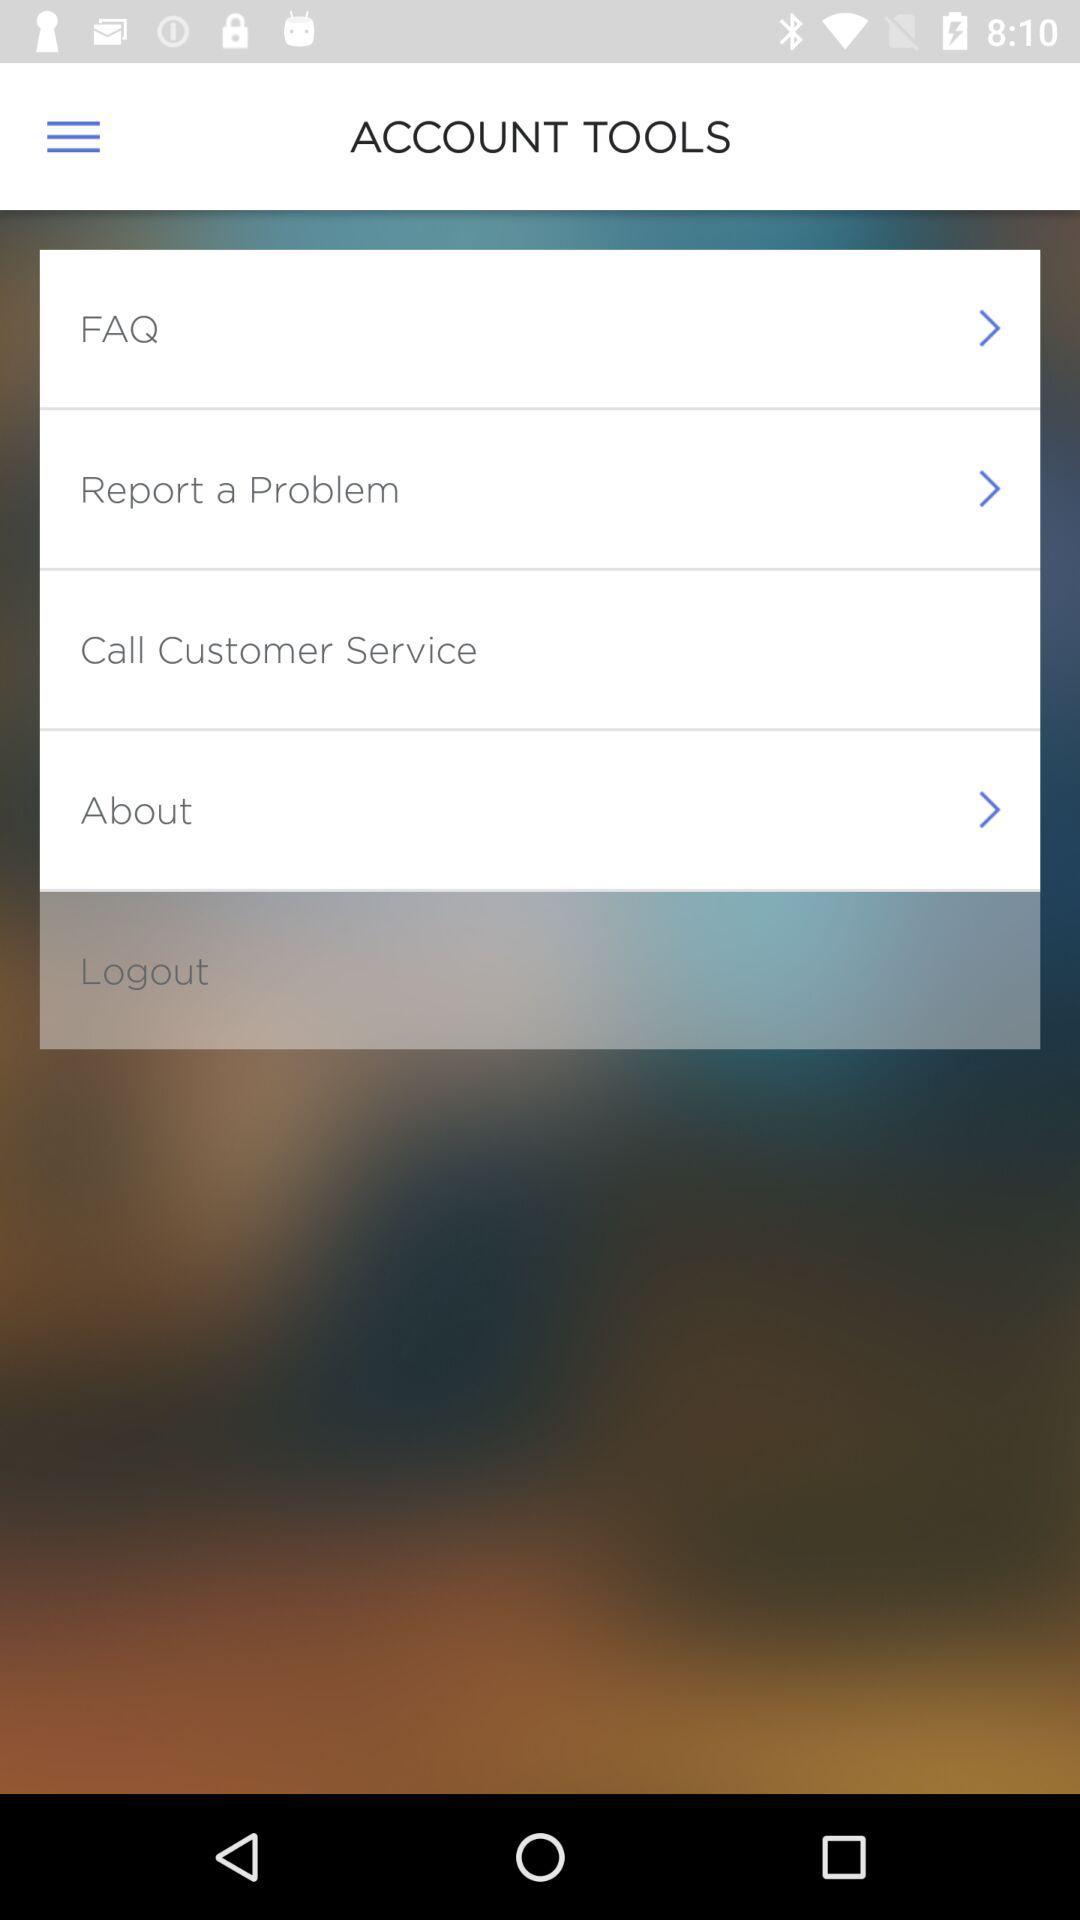  I want to click on the app above faq, so click(72, 135).